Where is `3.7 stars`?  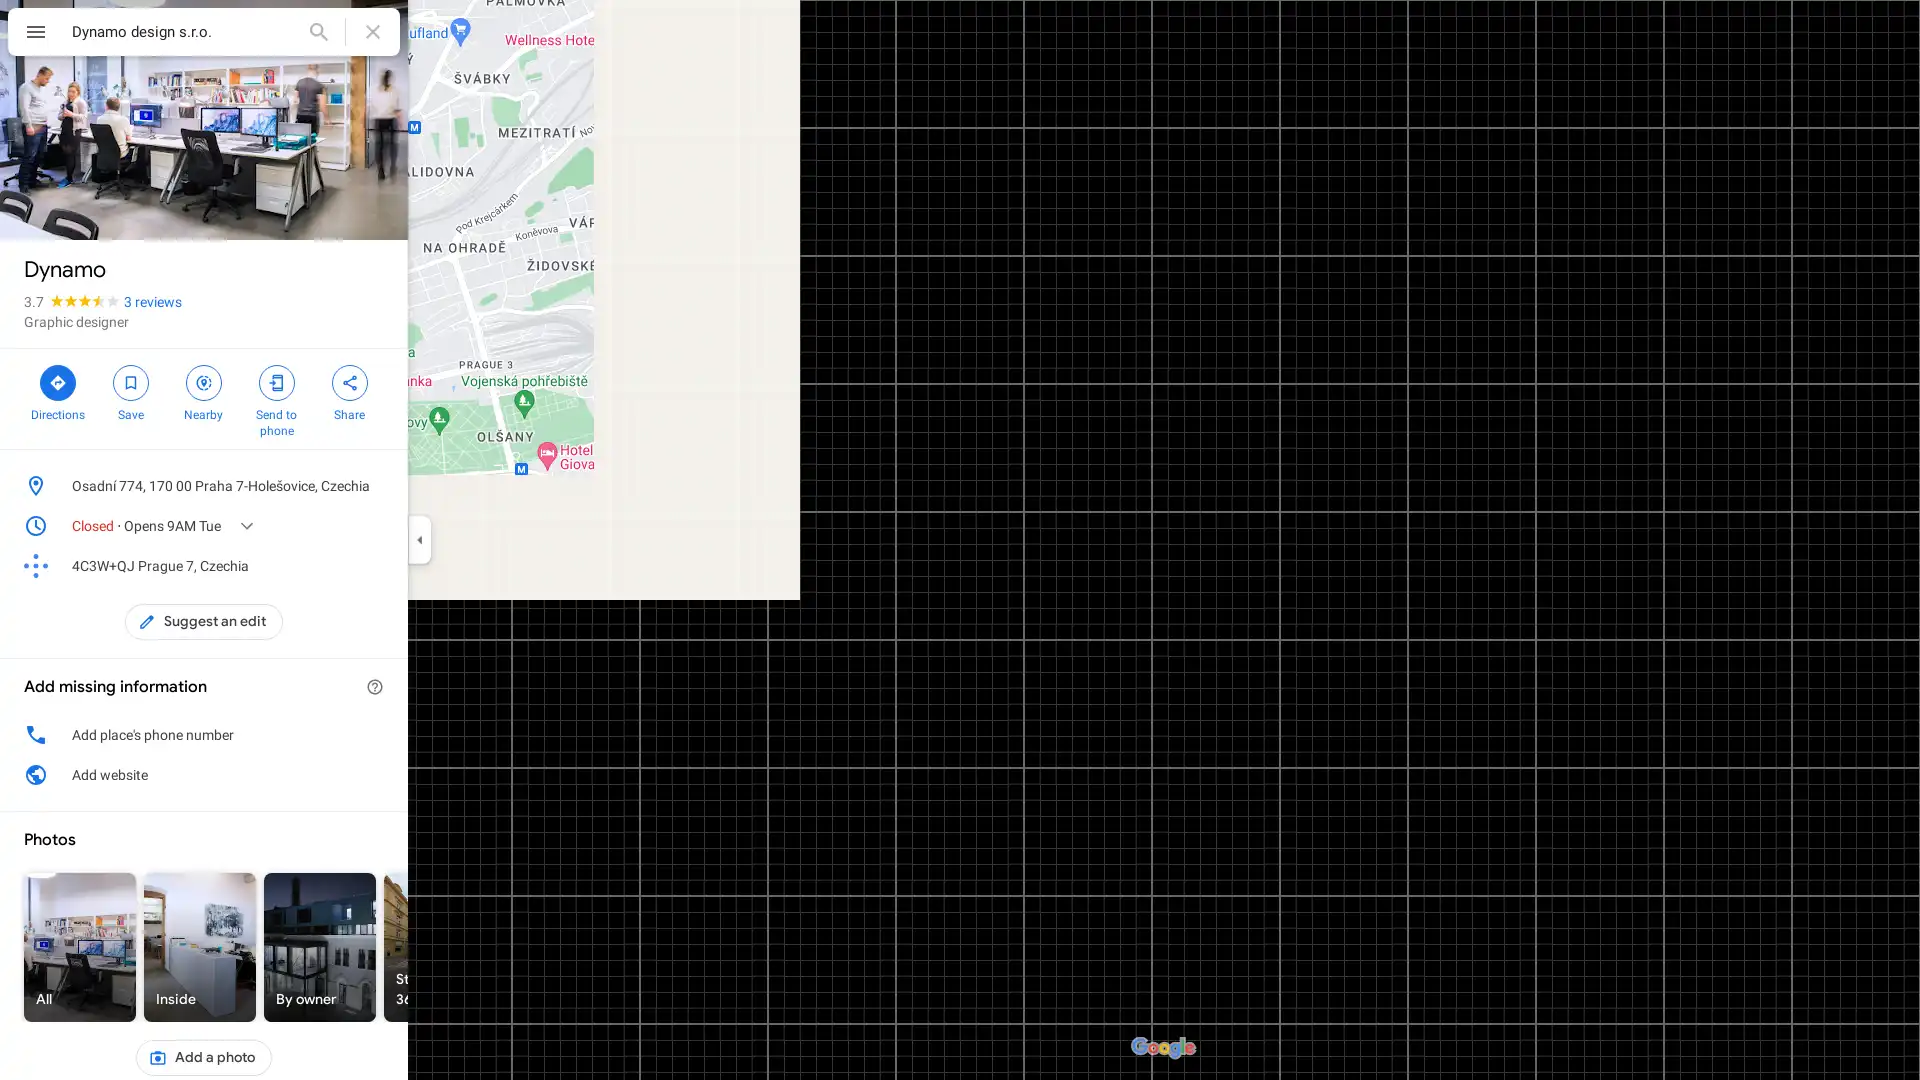 3.7 stars is located at coordinates (73, 301).